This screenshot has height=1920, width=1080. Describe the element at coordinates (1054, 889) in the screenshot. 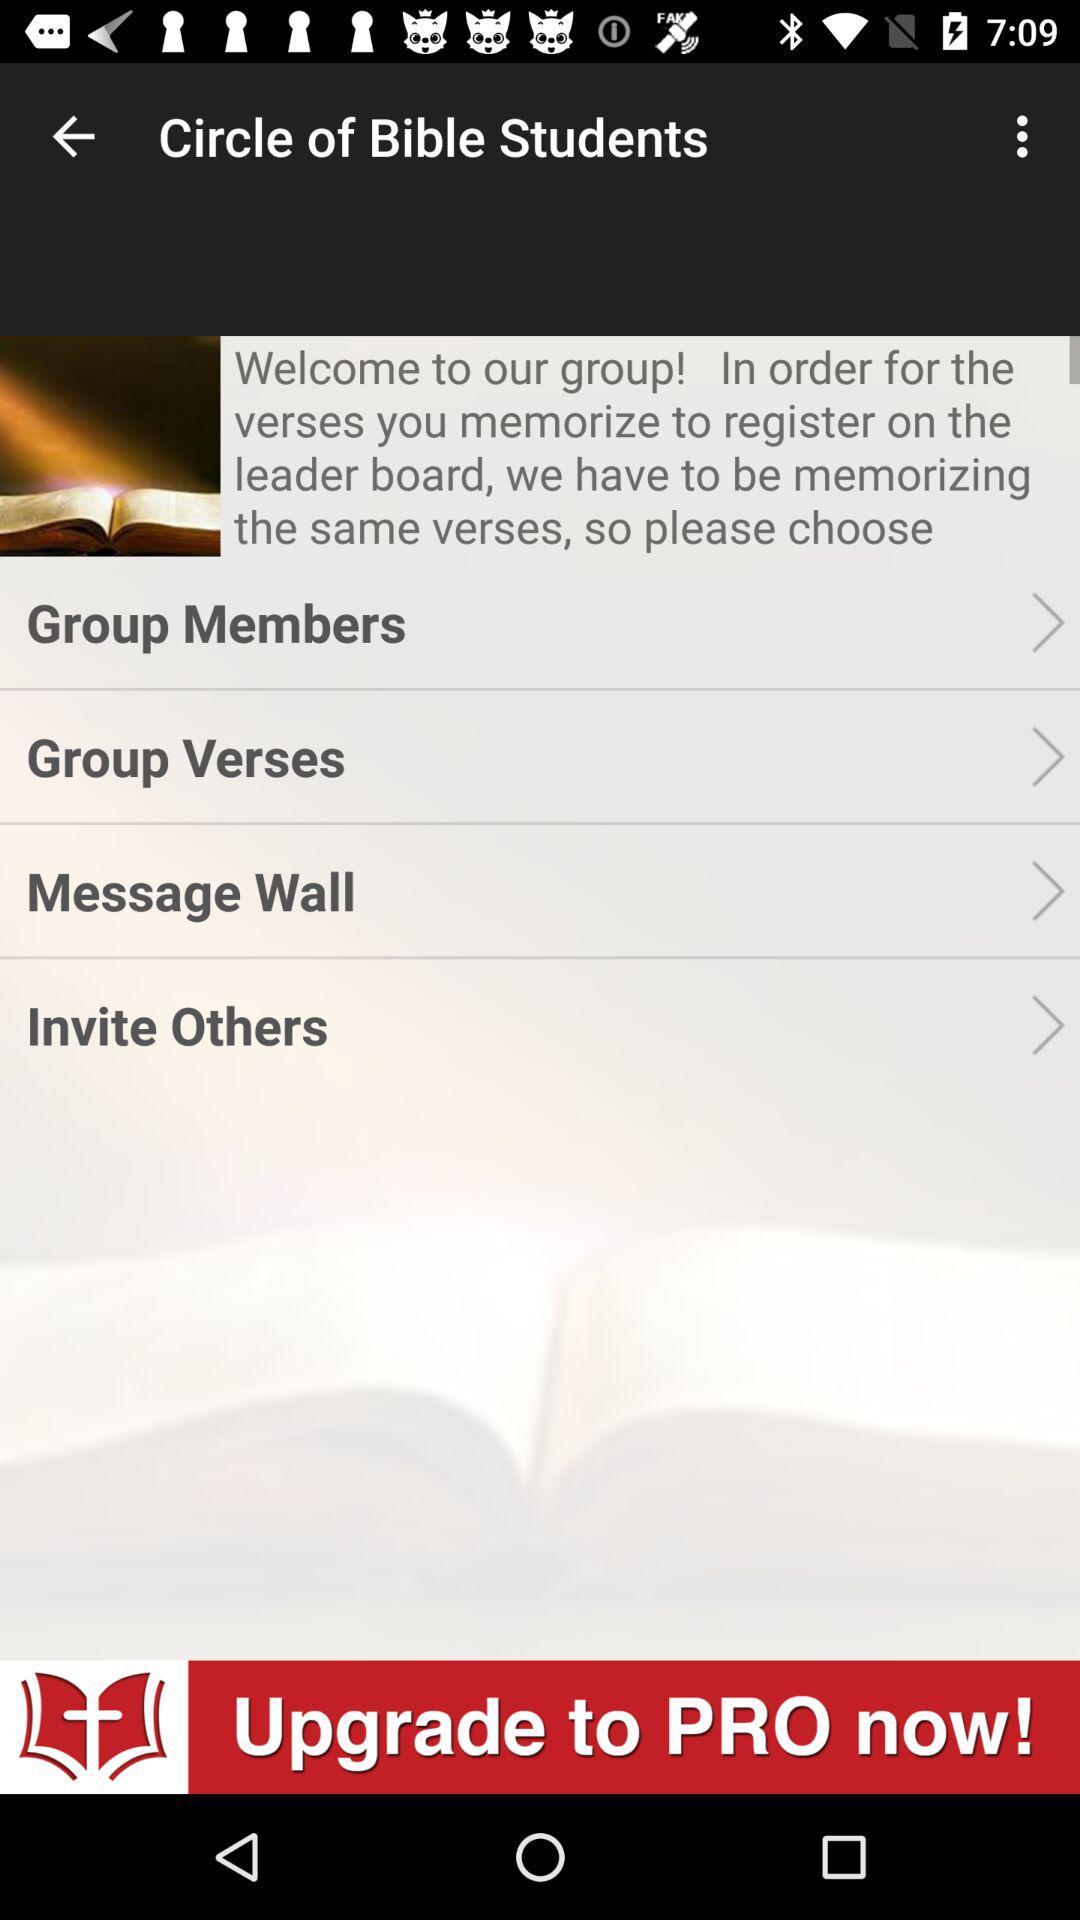

I see `the right scroll bar icon which is beside the message wall` at that location.